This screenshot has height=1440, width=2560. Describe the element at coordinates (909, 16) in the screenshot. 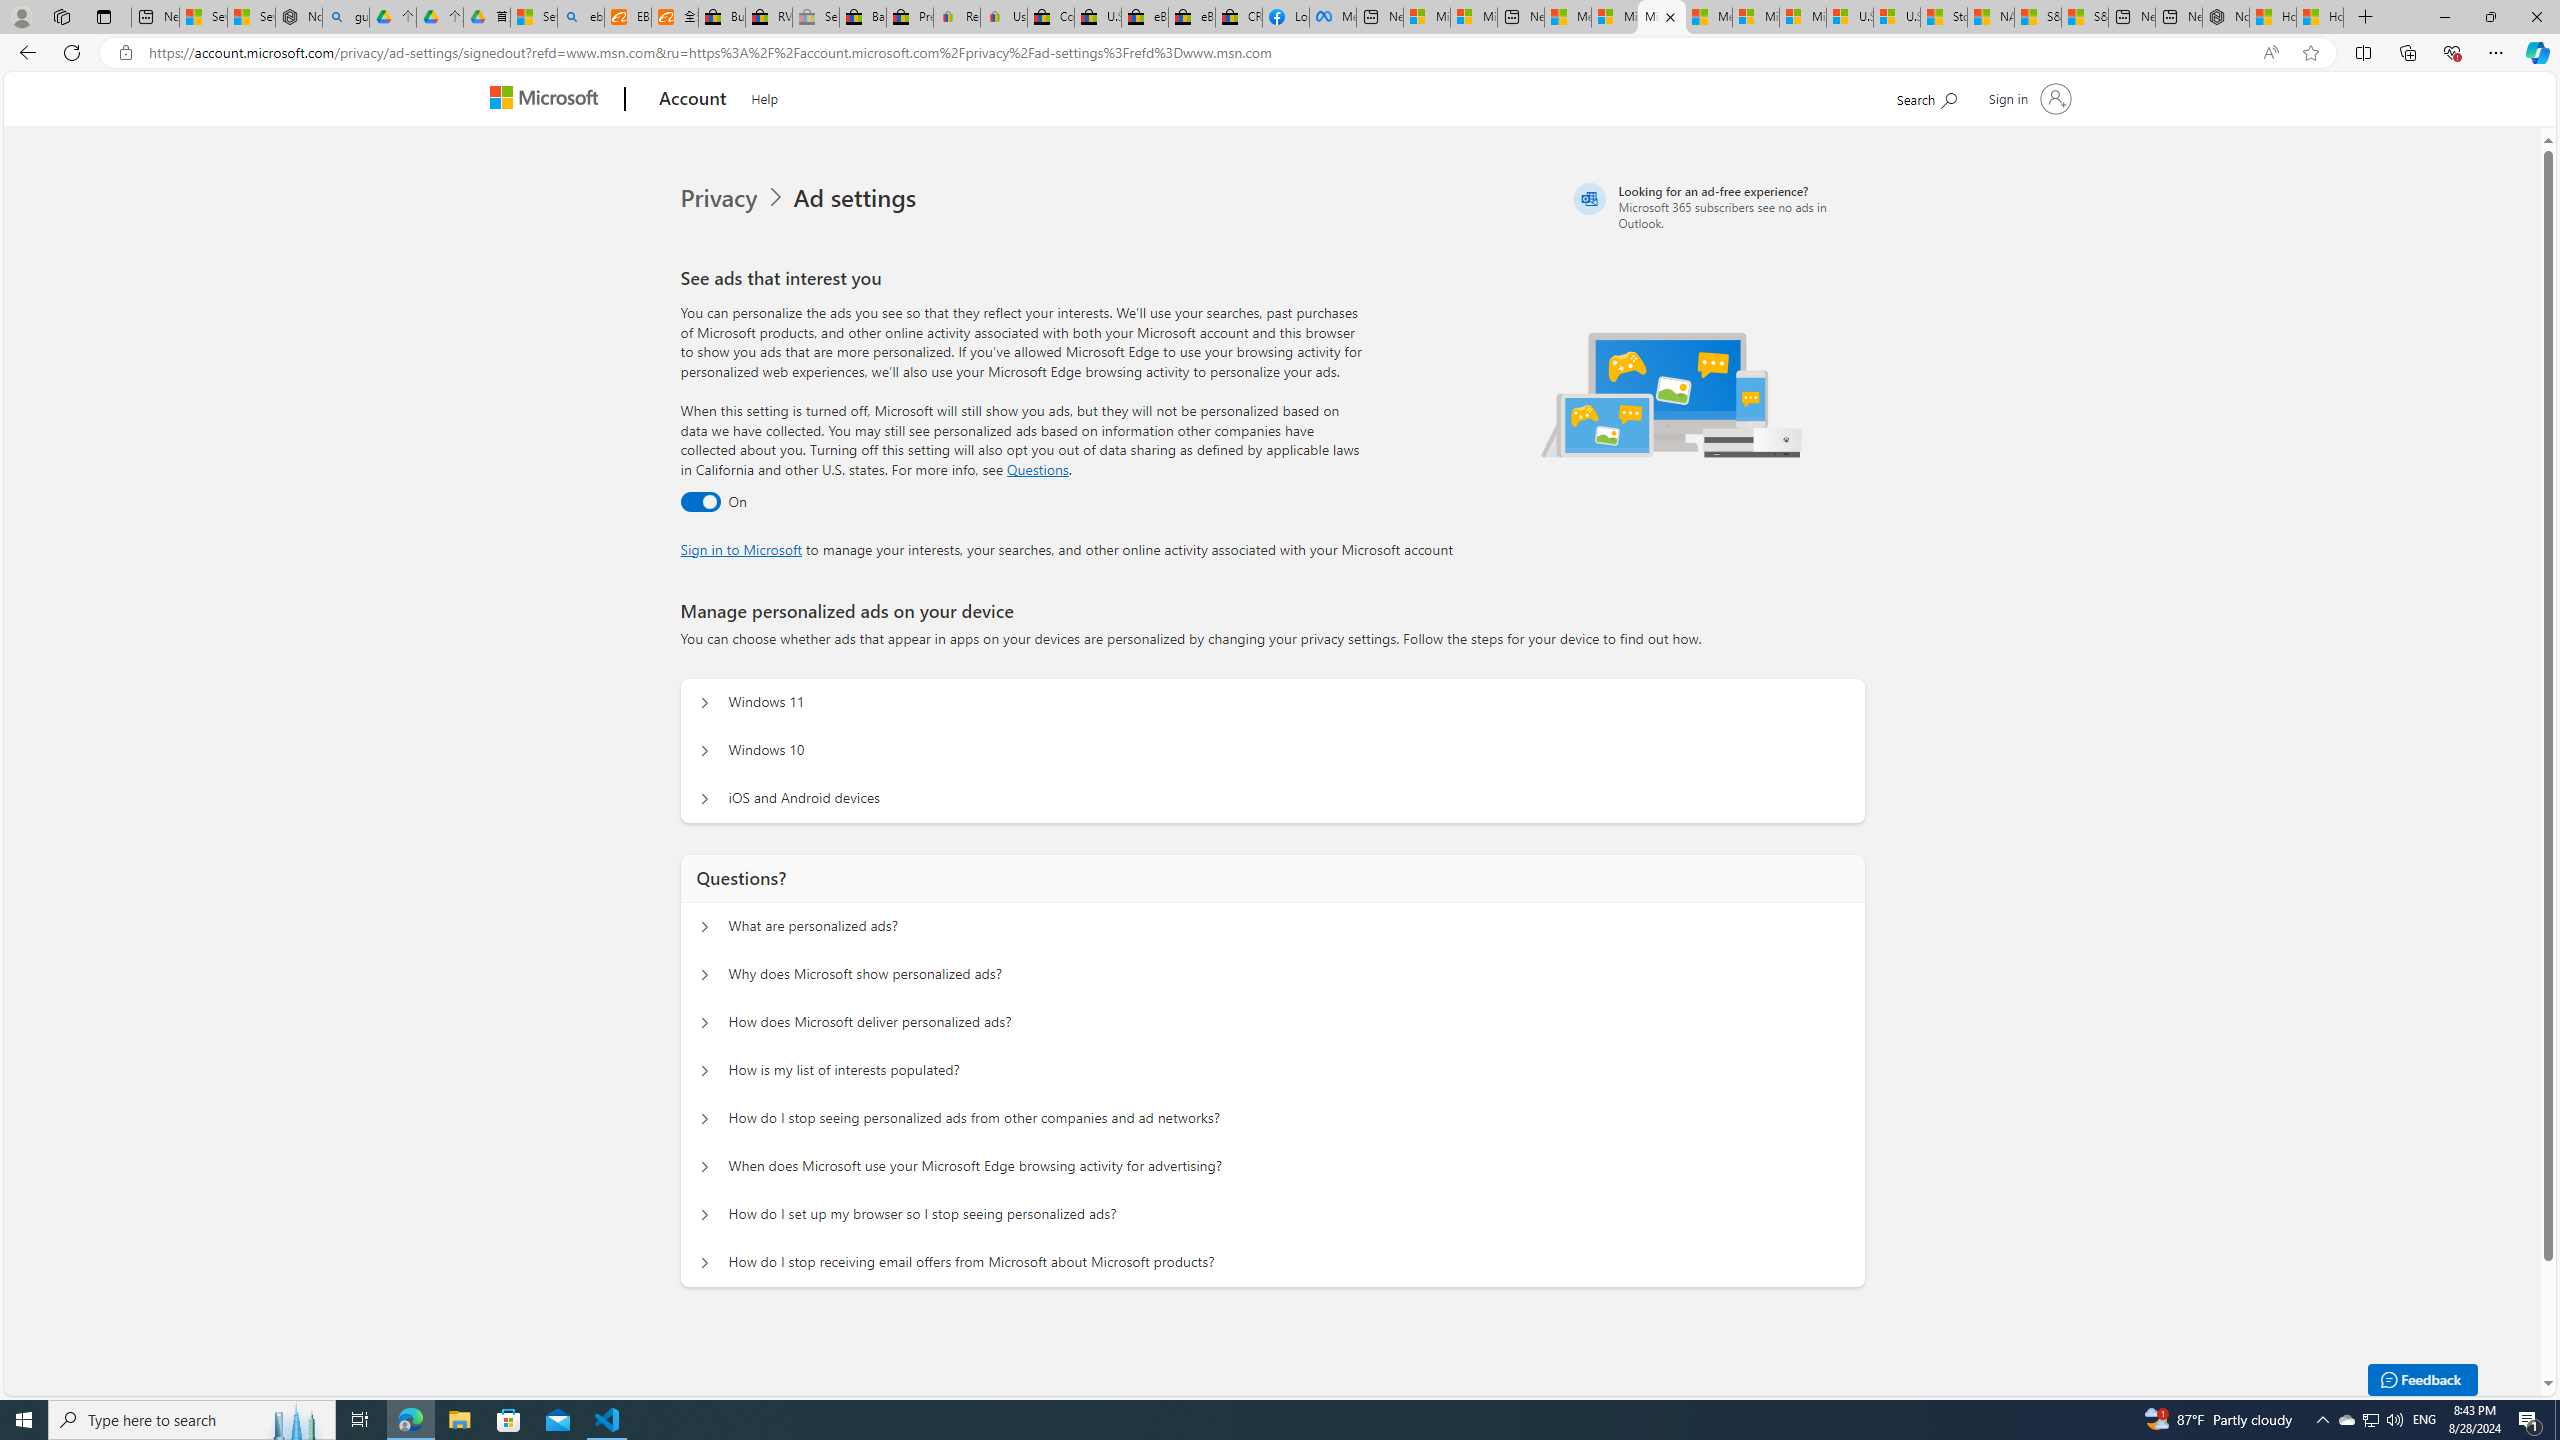

I see `'Press Room - eBay Inc.'` at that location.